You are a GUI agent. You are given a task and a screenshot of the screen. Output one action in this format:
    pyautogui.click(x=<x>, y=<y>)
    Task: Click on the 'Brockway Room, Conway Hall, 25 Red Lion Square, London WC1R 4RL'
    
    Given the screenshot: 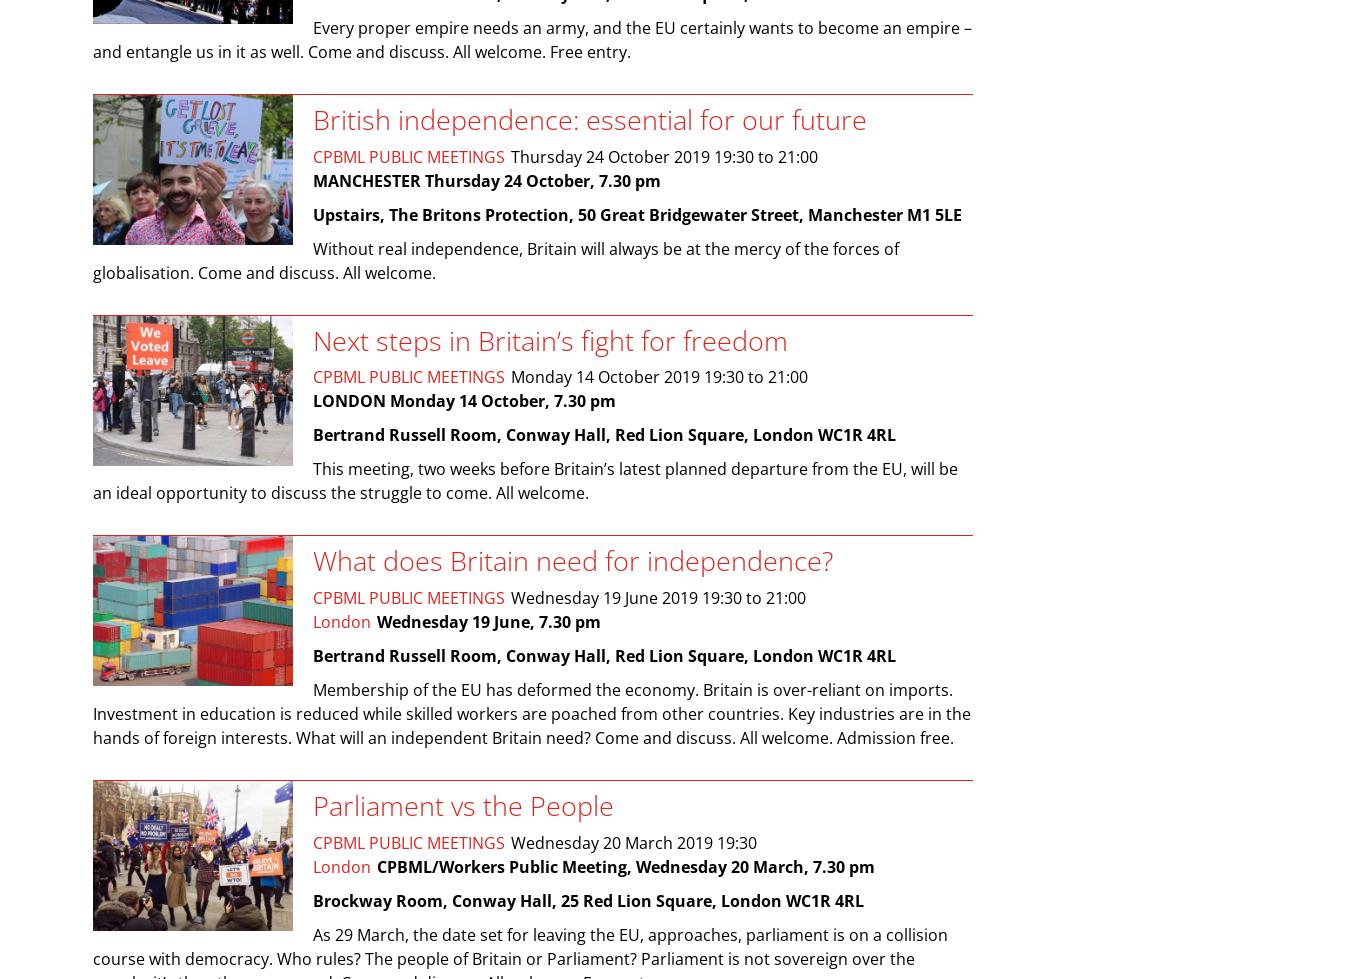 What is the action you would take?
    pyautogui.click(x=587, y=898)
    